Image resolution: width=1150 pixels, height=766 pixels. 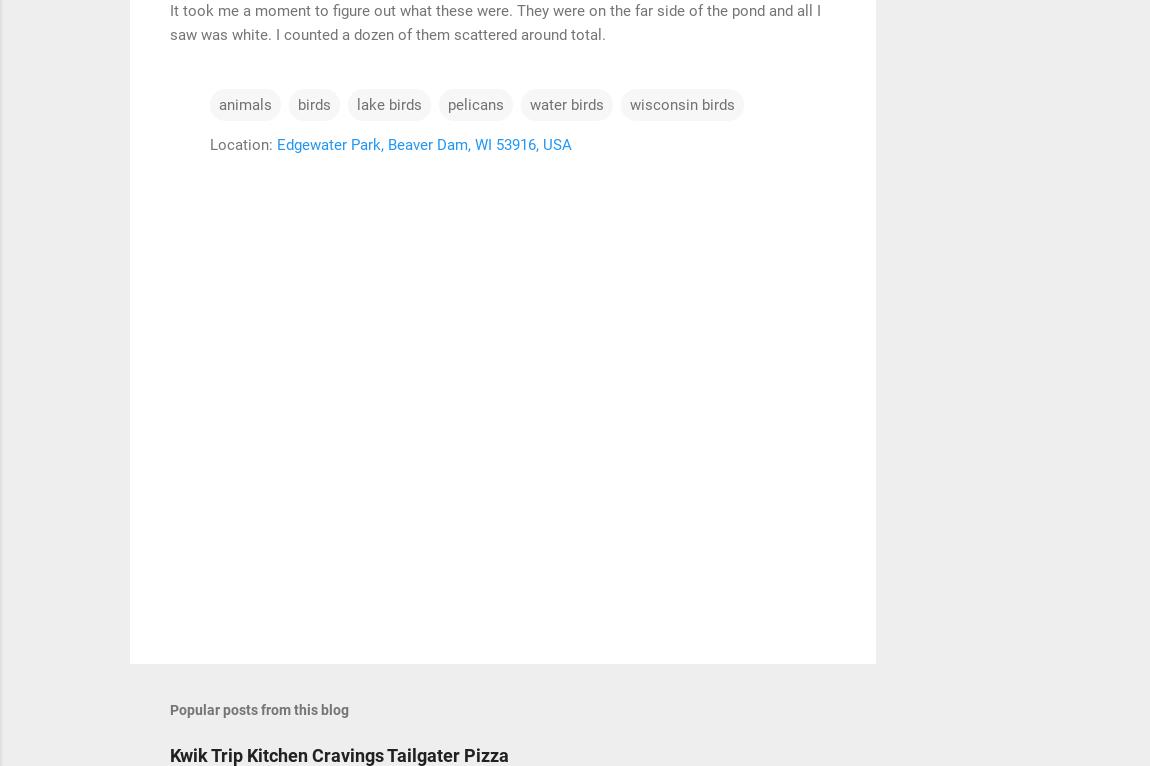 What do you see at coordinates (168, 709) in the screenshot?
I see `'Popular posts from this blog'` at bounding box center [168, 709].